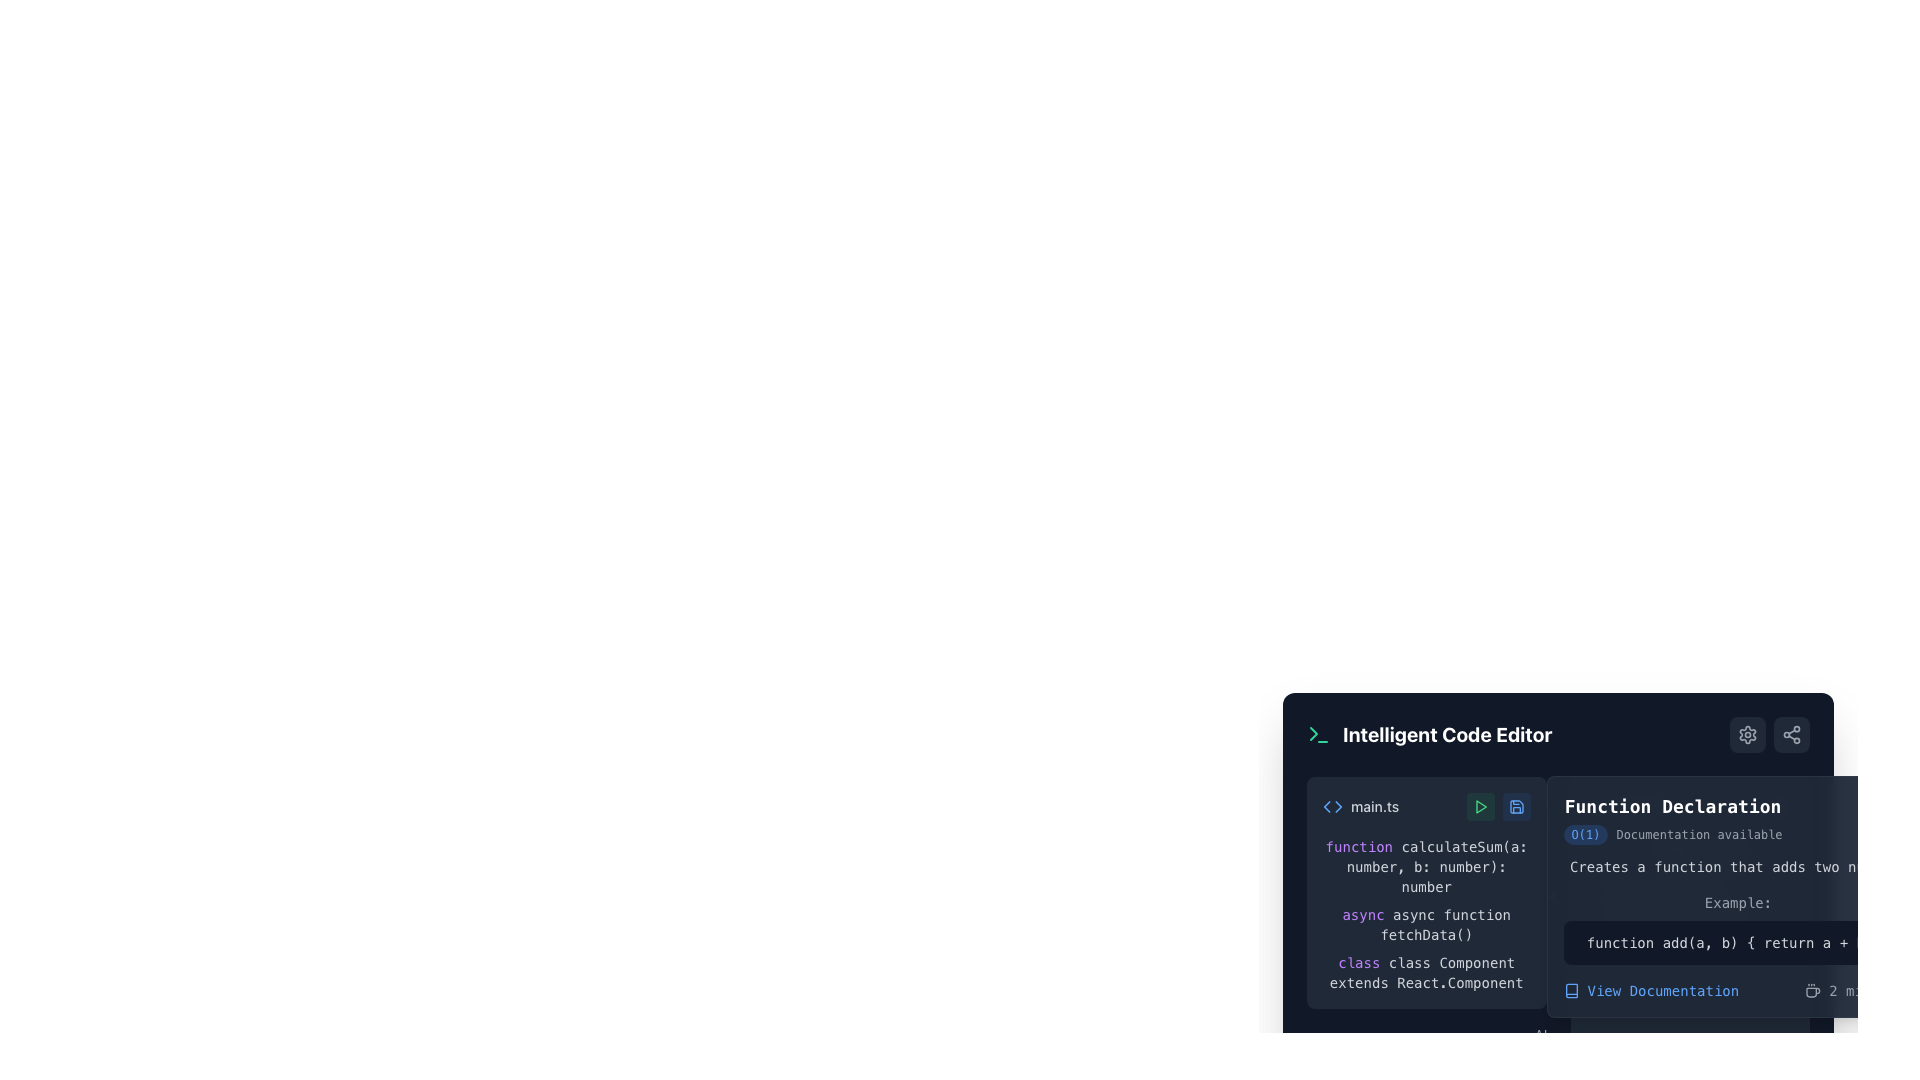 The height and width of the screenshot is (1080, 1920). What do you see at coordinates (1333, 805) in the screenshot?
I see `the coding-related icon located to the left of the 'main.ts' text label in the editor interface` at bounding box center [1333, 805].